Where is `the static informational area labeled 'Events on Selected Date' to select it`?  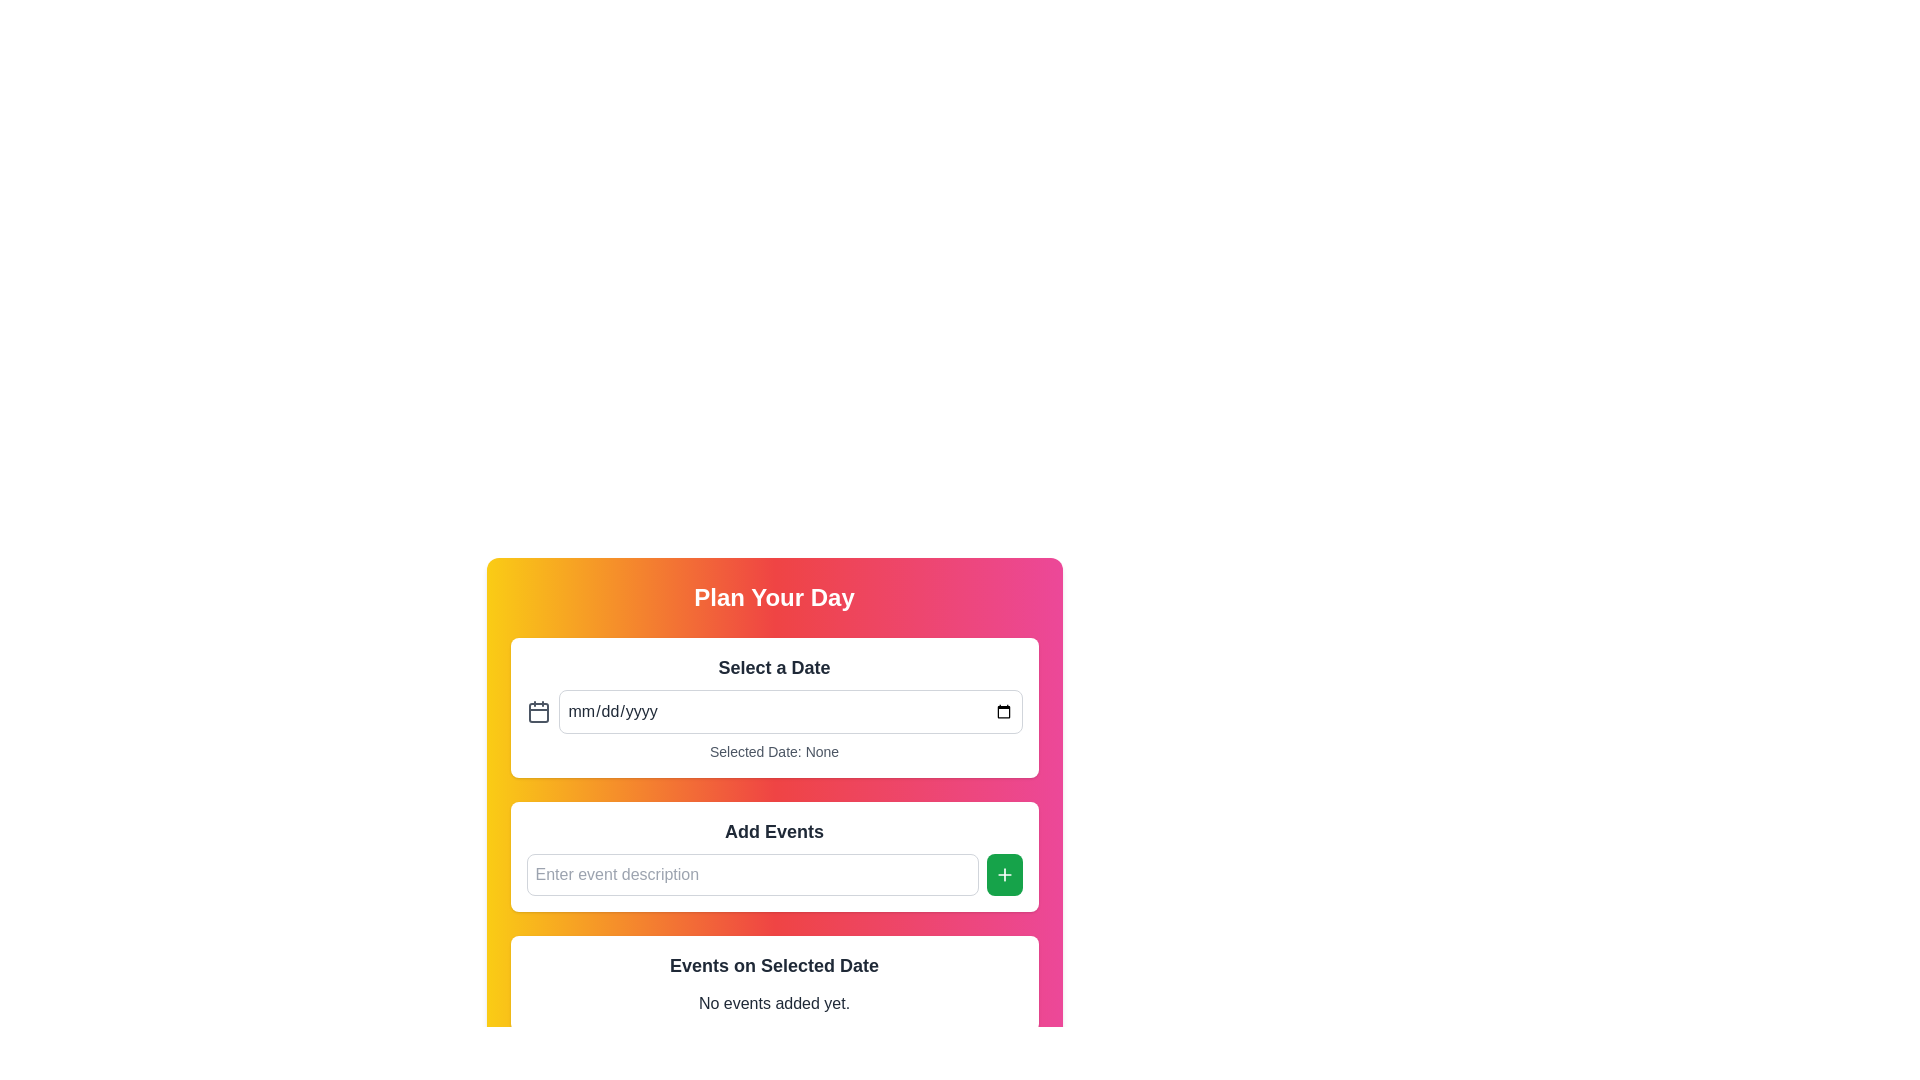
the static informational area labeled 'Events on Selected Date' to select it is located at coordinates (773, 982).